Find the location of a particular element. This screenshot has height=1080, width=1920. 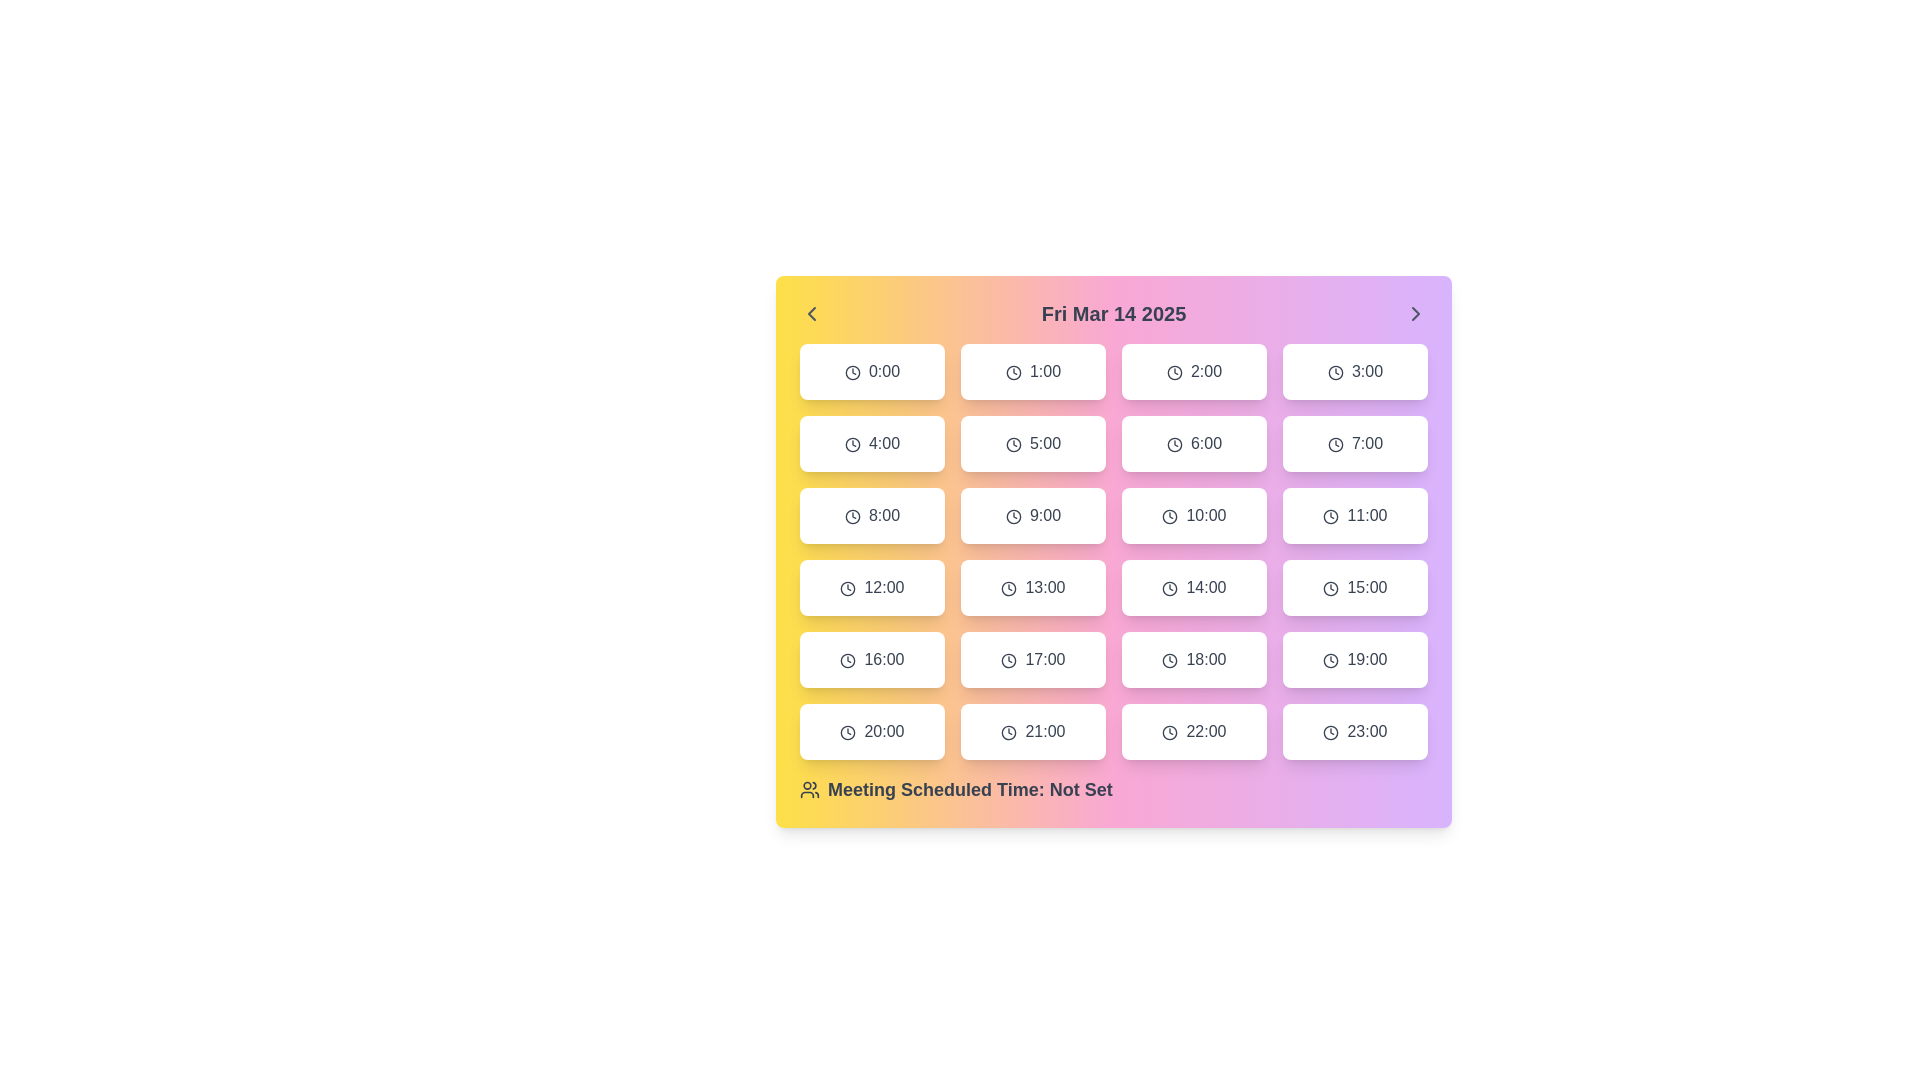

the time selection button labeled '17:00' with a clock icon, located in the 2nd column and 5th row of the grid layout is located at coordinates (1033, 659).